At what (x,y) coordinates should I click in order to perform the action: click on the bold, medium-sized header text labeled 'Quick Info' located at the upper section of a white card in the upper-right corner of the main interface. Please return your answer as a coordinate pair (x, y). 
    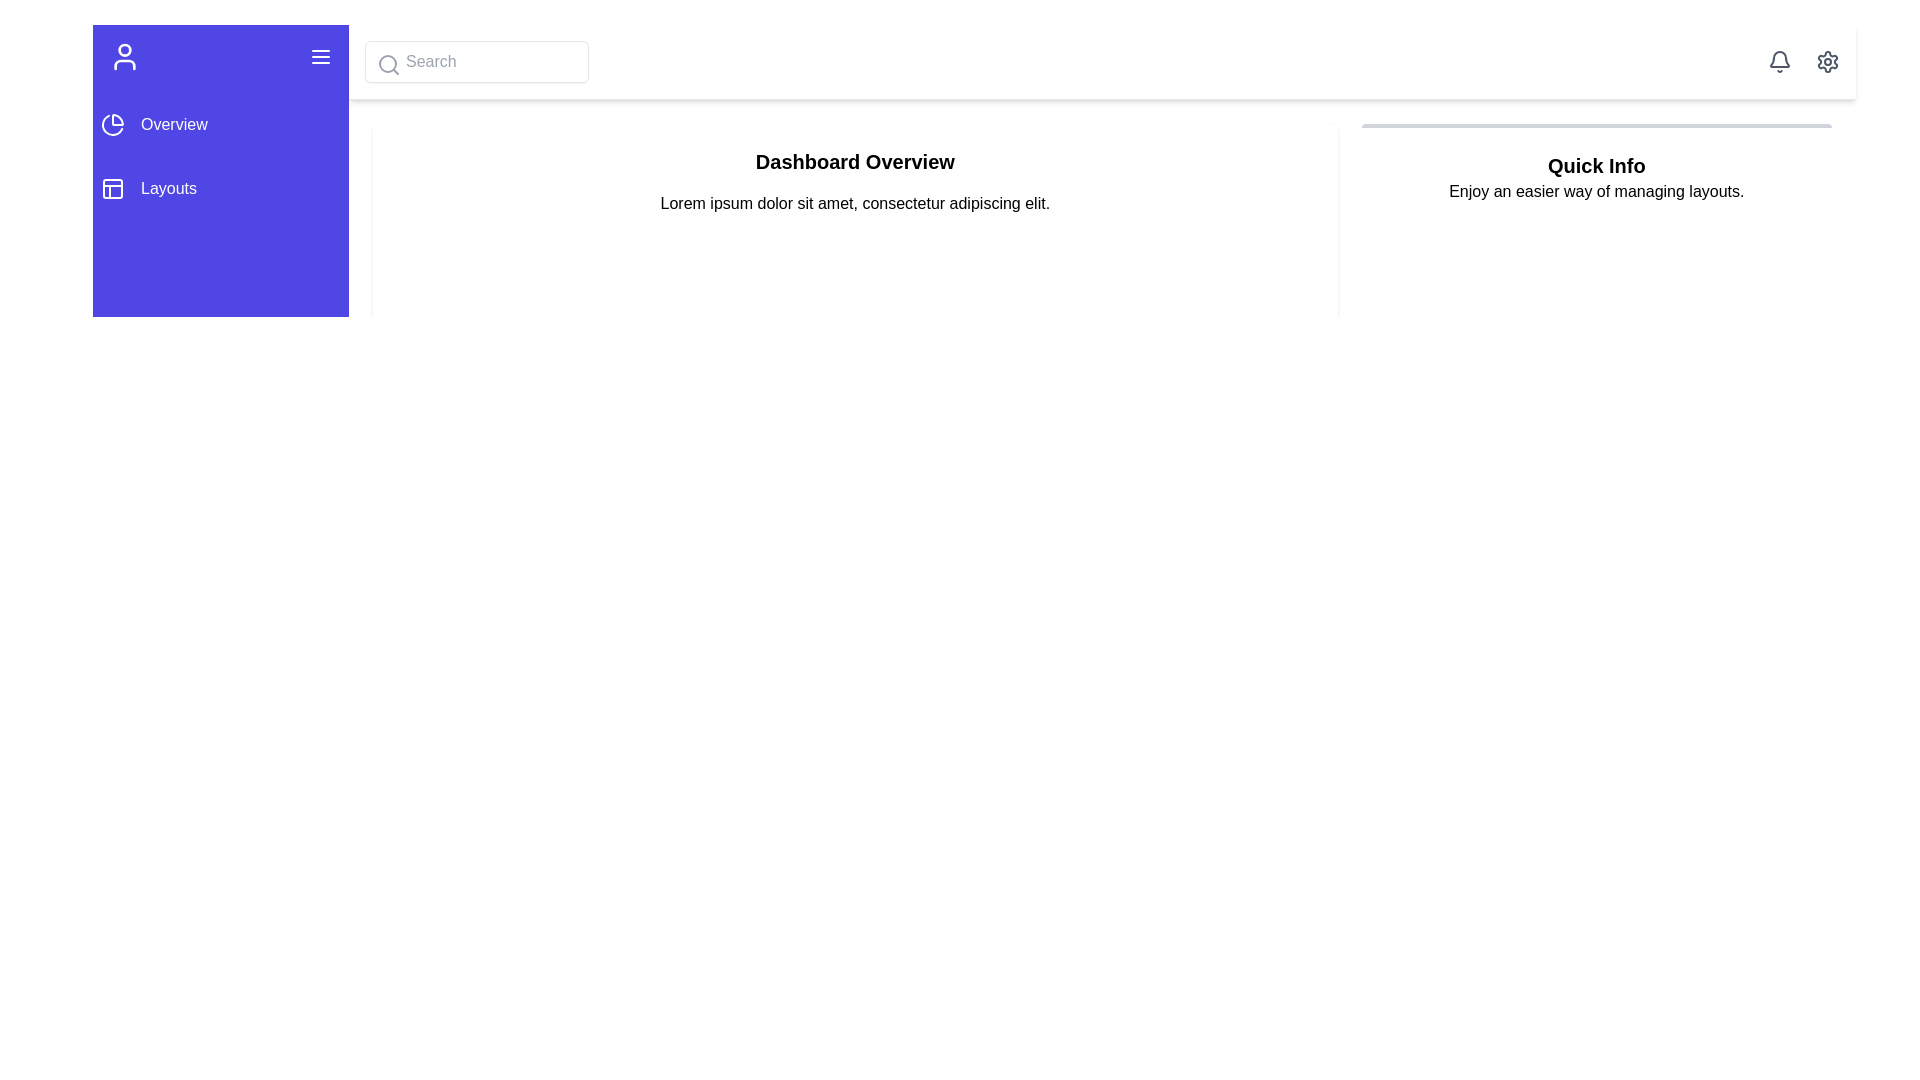
    Looking at the image, I should click on (1595, 164).